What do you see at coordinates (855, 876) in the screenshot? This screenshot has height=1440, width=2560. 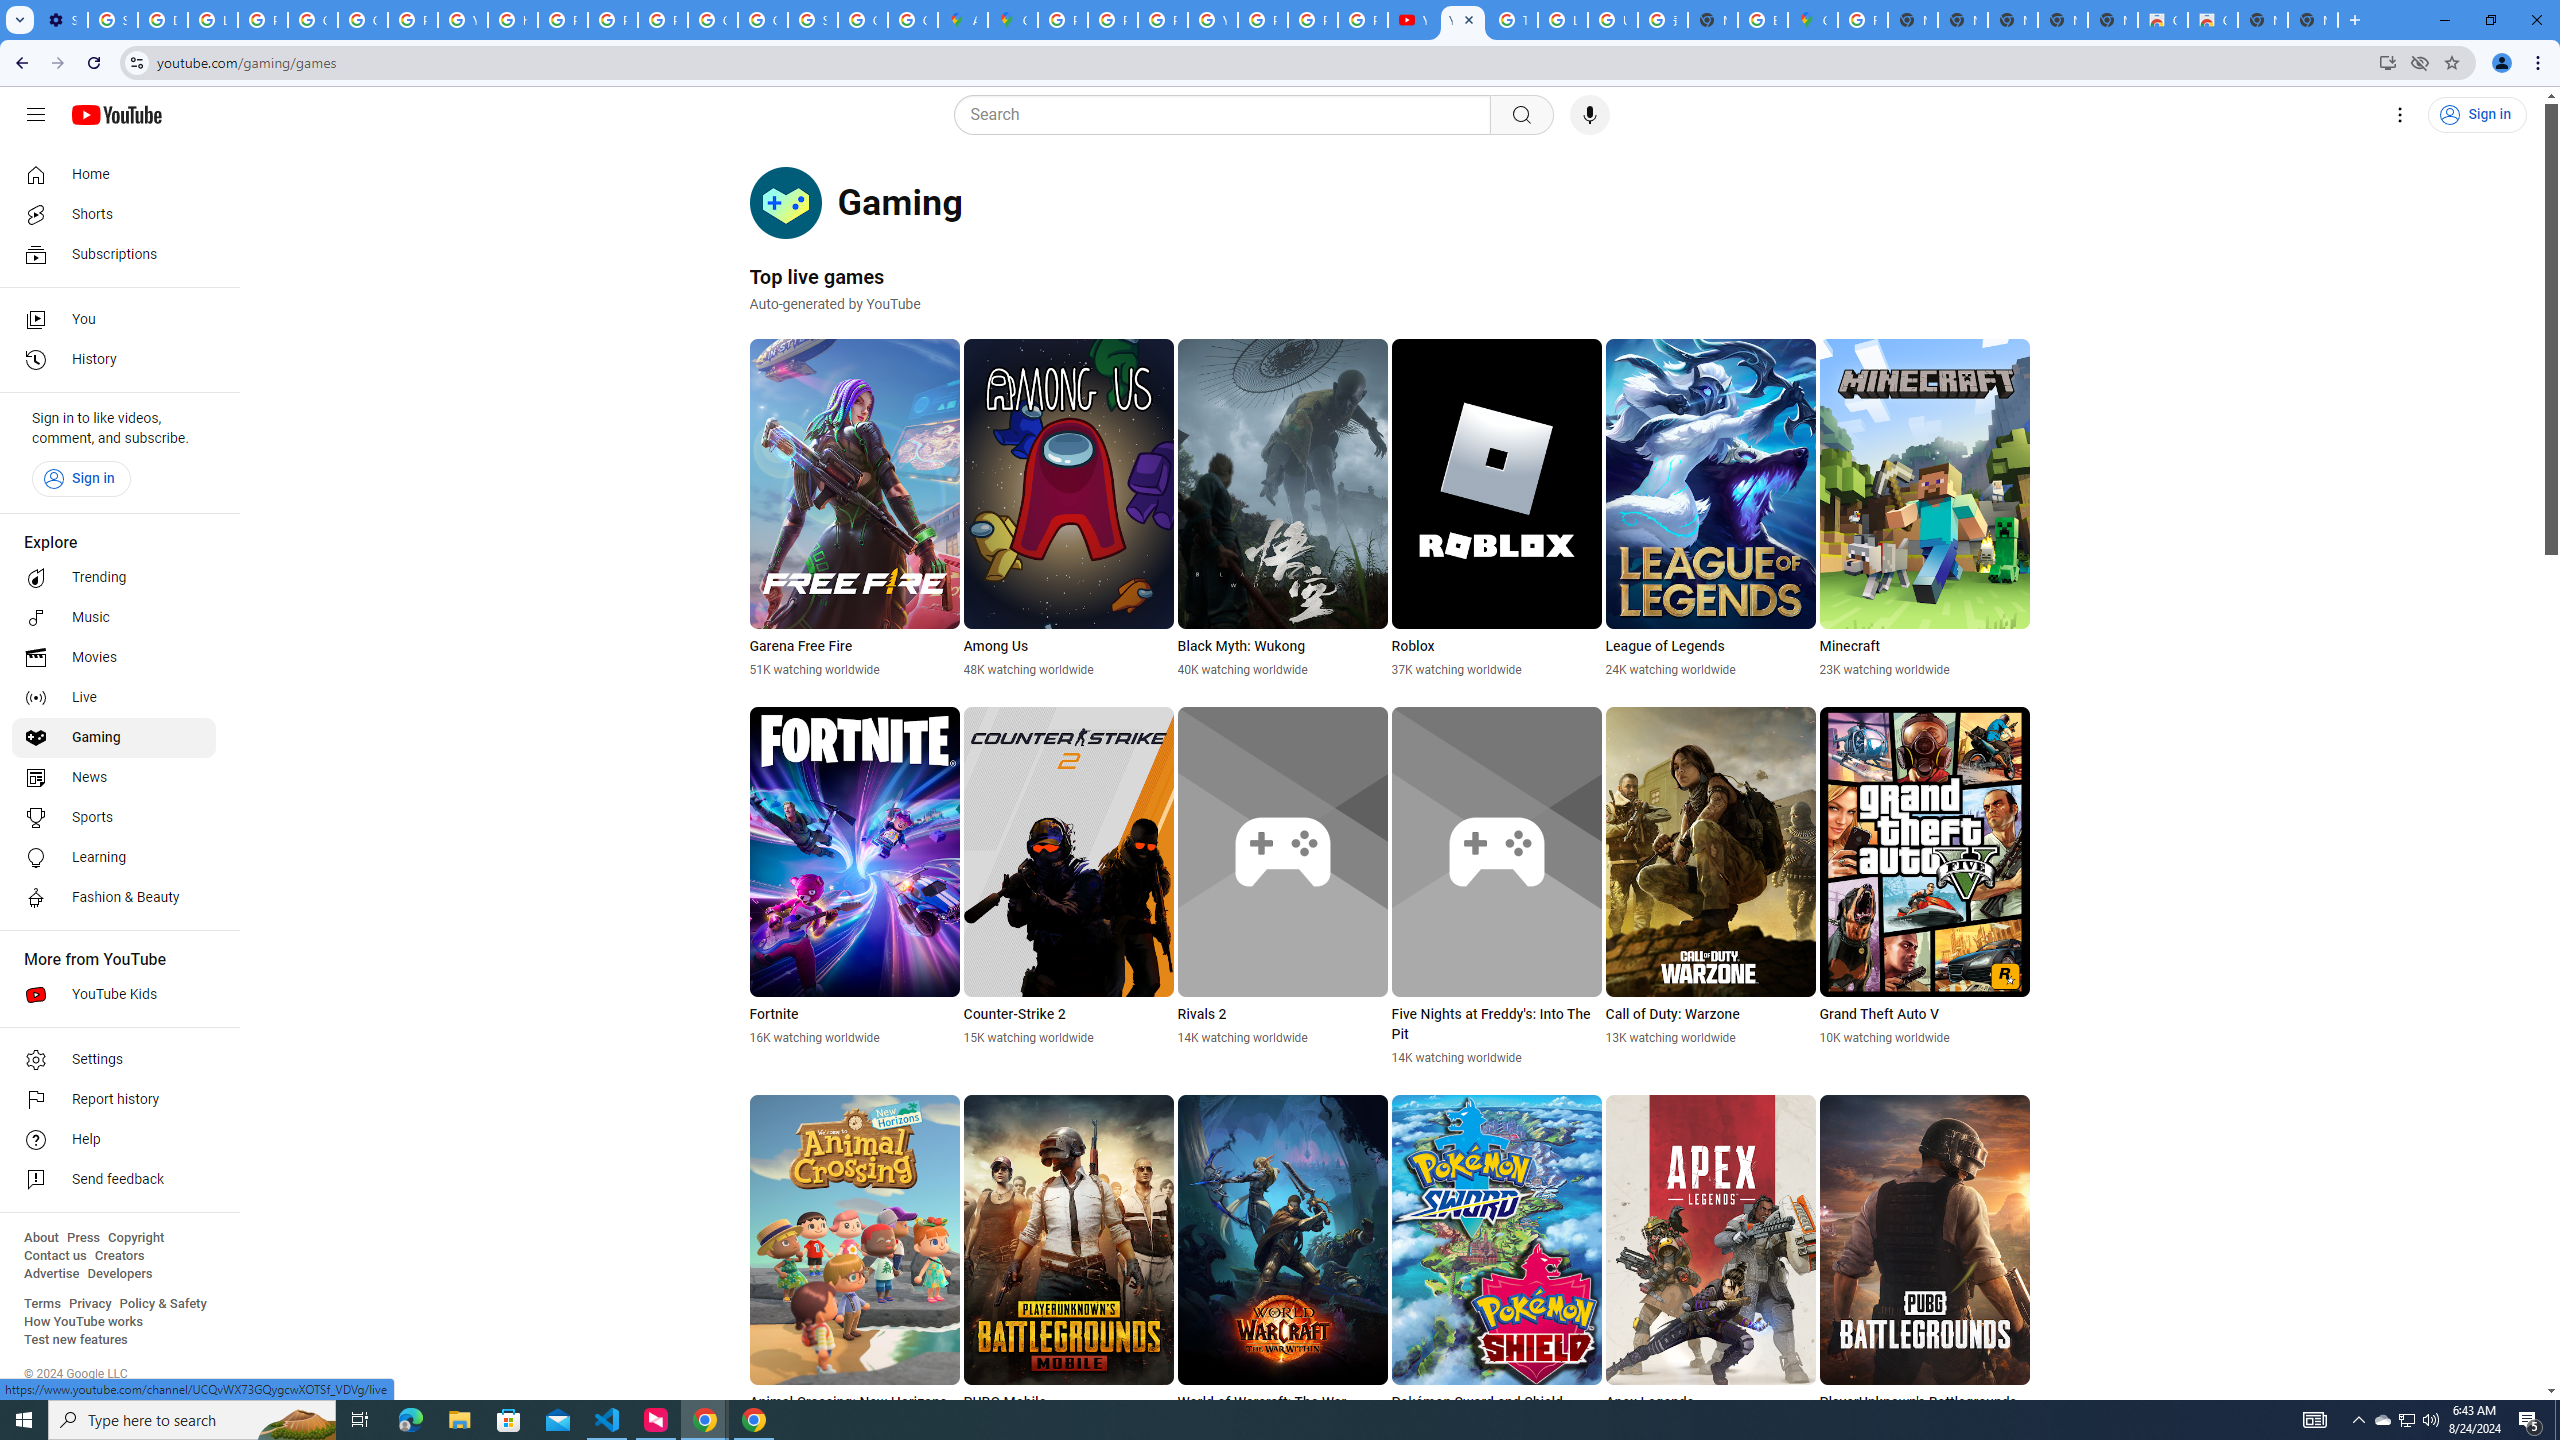 I see `'Fortnite 16K watching worldwide'` at bounding box center [855, 876].